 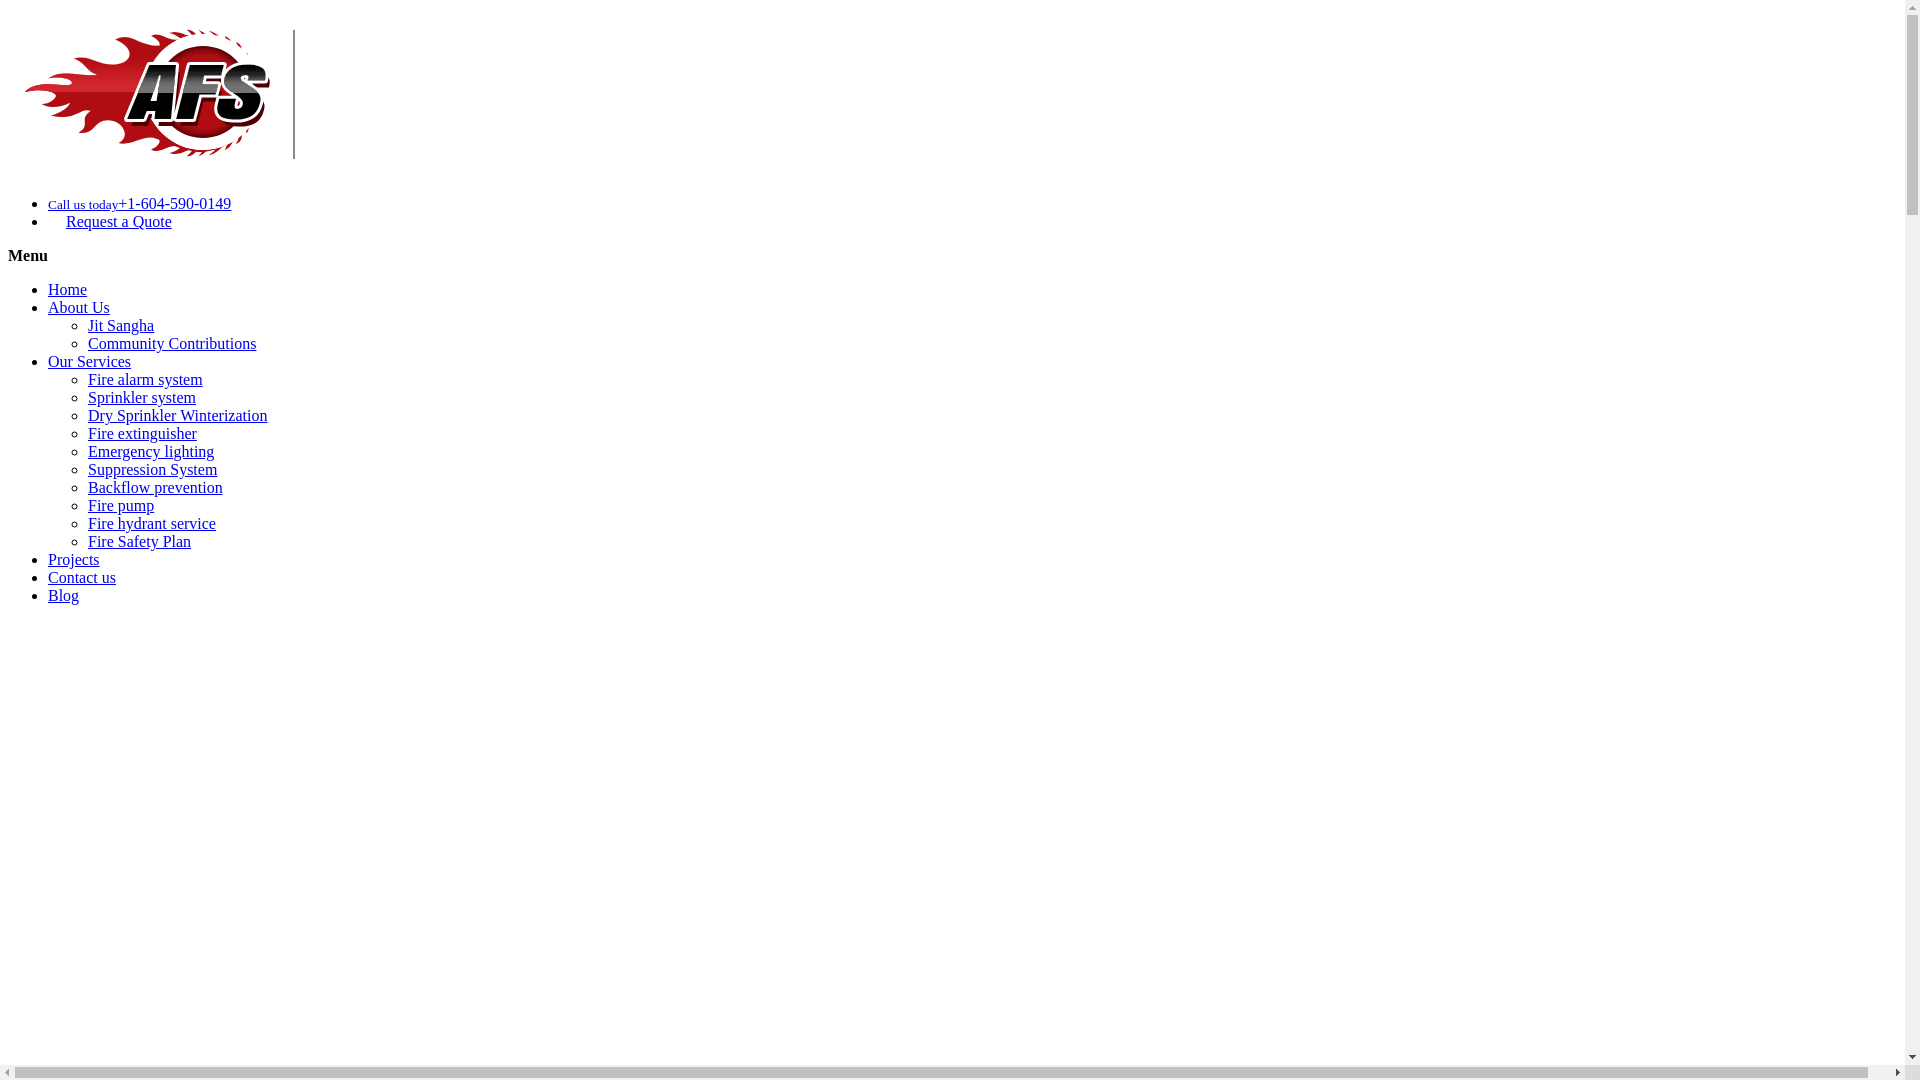 I want to click on 'Projects', so click(x=73, y=559).